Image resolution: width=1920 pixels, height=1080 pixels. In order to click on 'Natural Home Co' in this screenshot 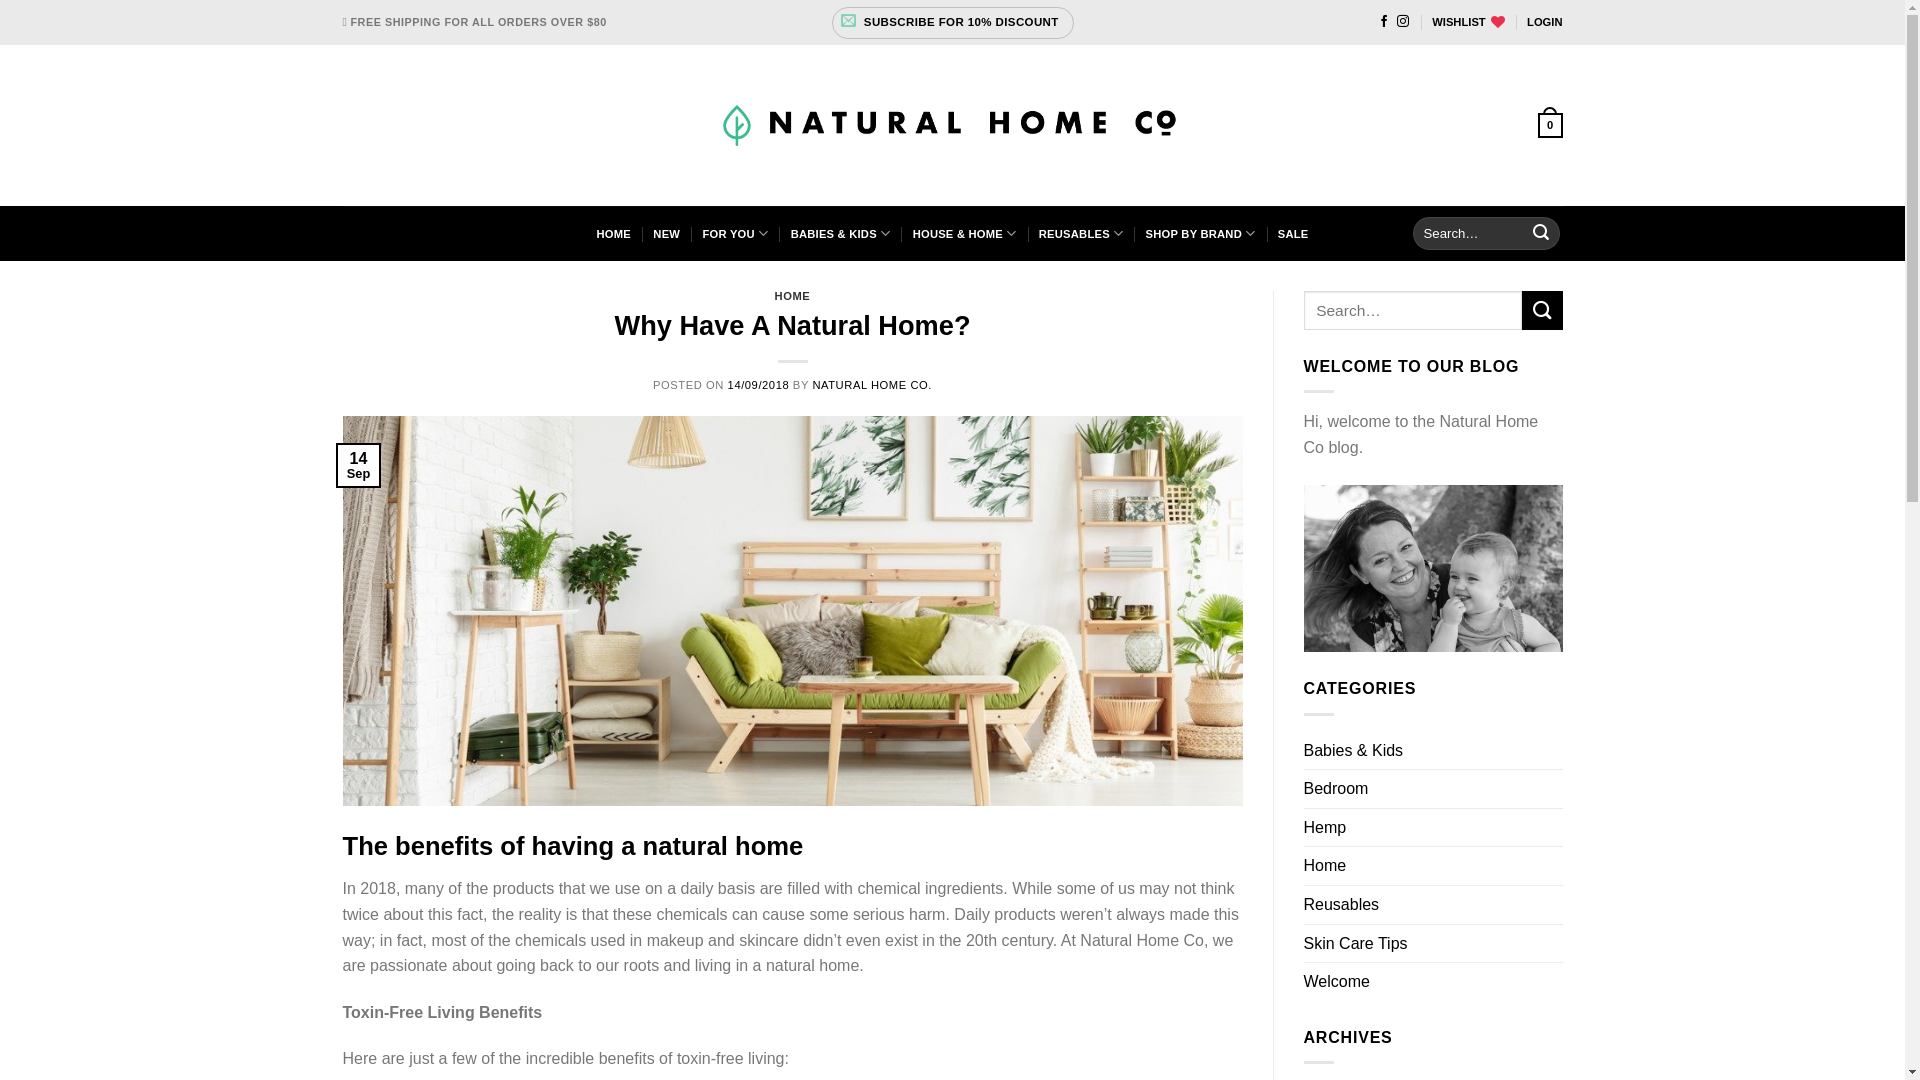, I will do `click(950, 124)`.